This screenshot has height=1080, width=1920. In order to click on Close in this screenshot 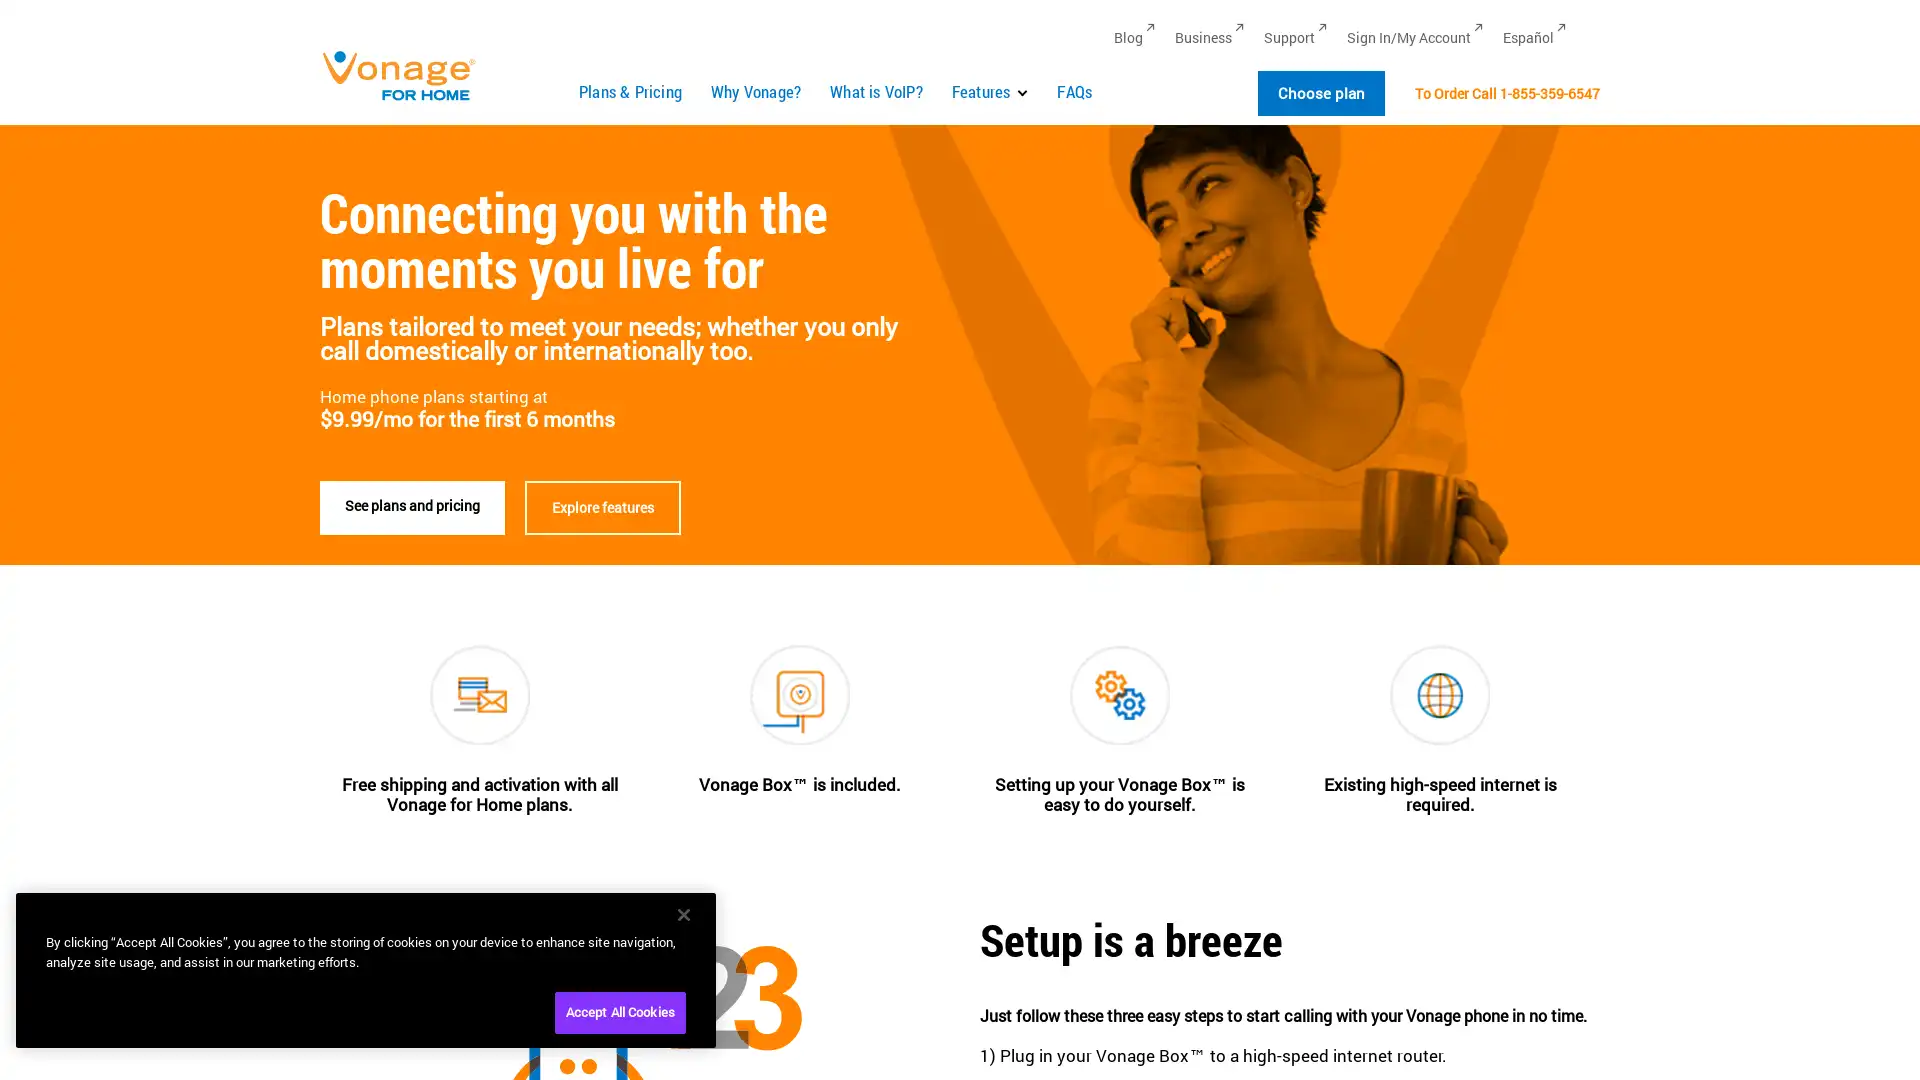, I will do `click(684, 914)`.